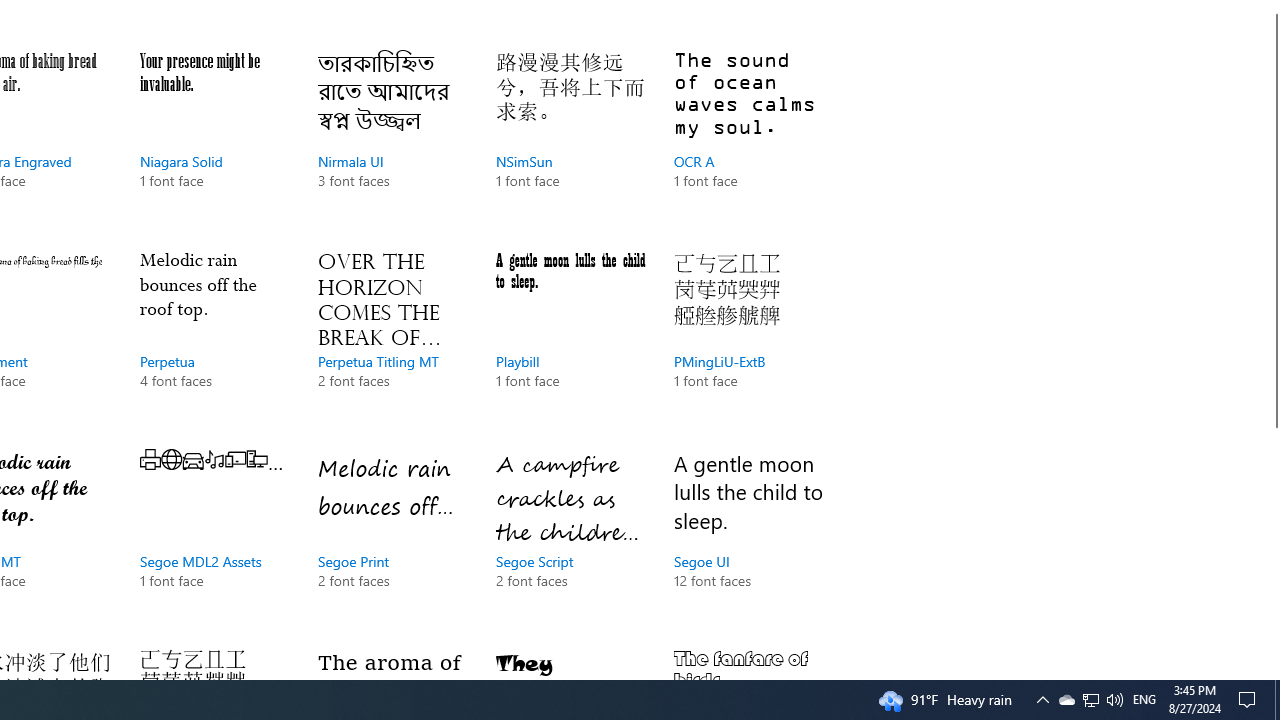 The image size is (1280, 720). I want to click on 'NSimSun, 1 font face', so click(569, 139).